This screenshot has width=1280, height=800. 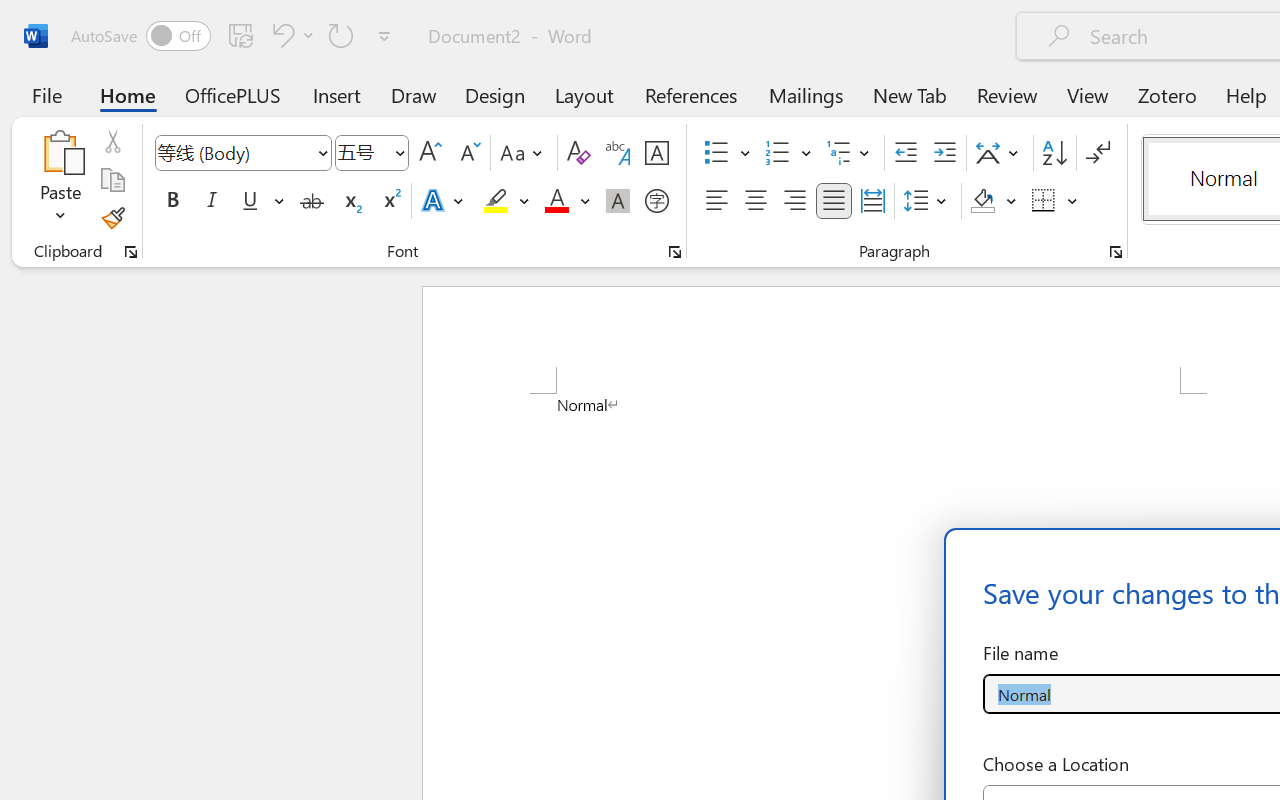 What do you see at coordinates (234, 35) in the screenshot?
I see `'Quick Access Toolbar'` at bounding box center [234, 35].